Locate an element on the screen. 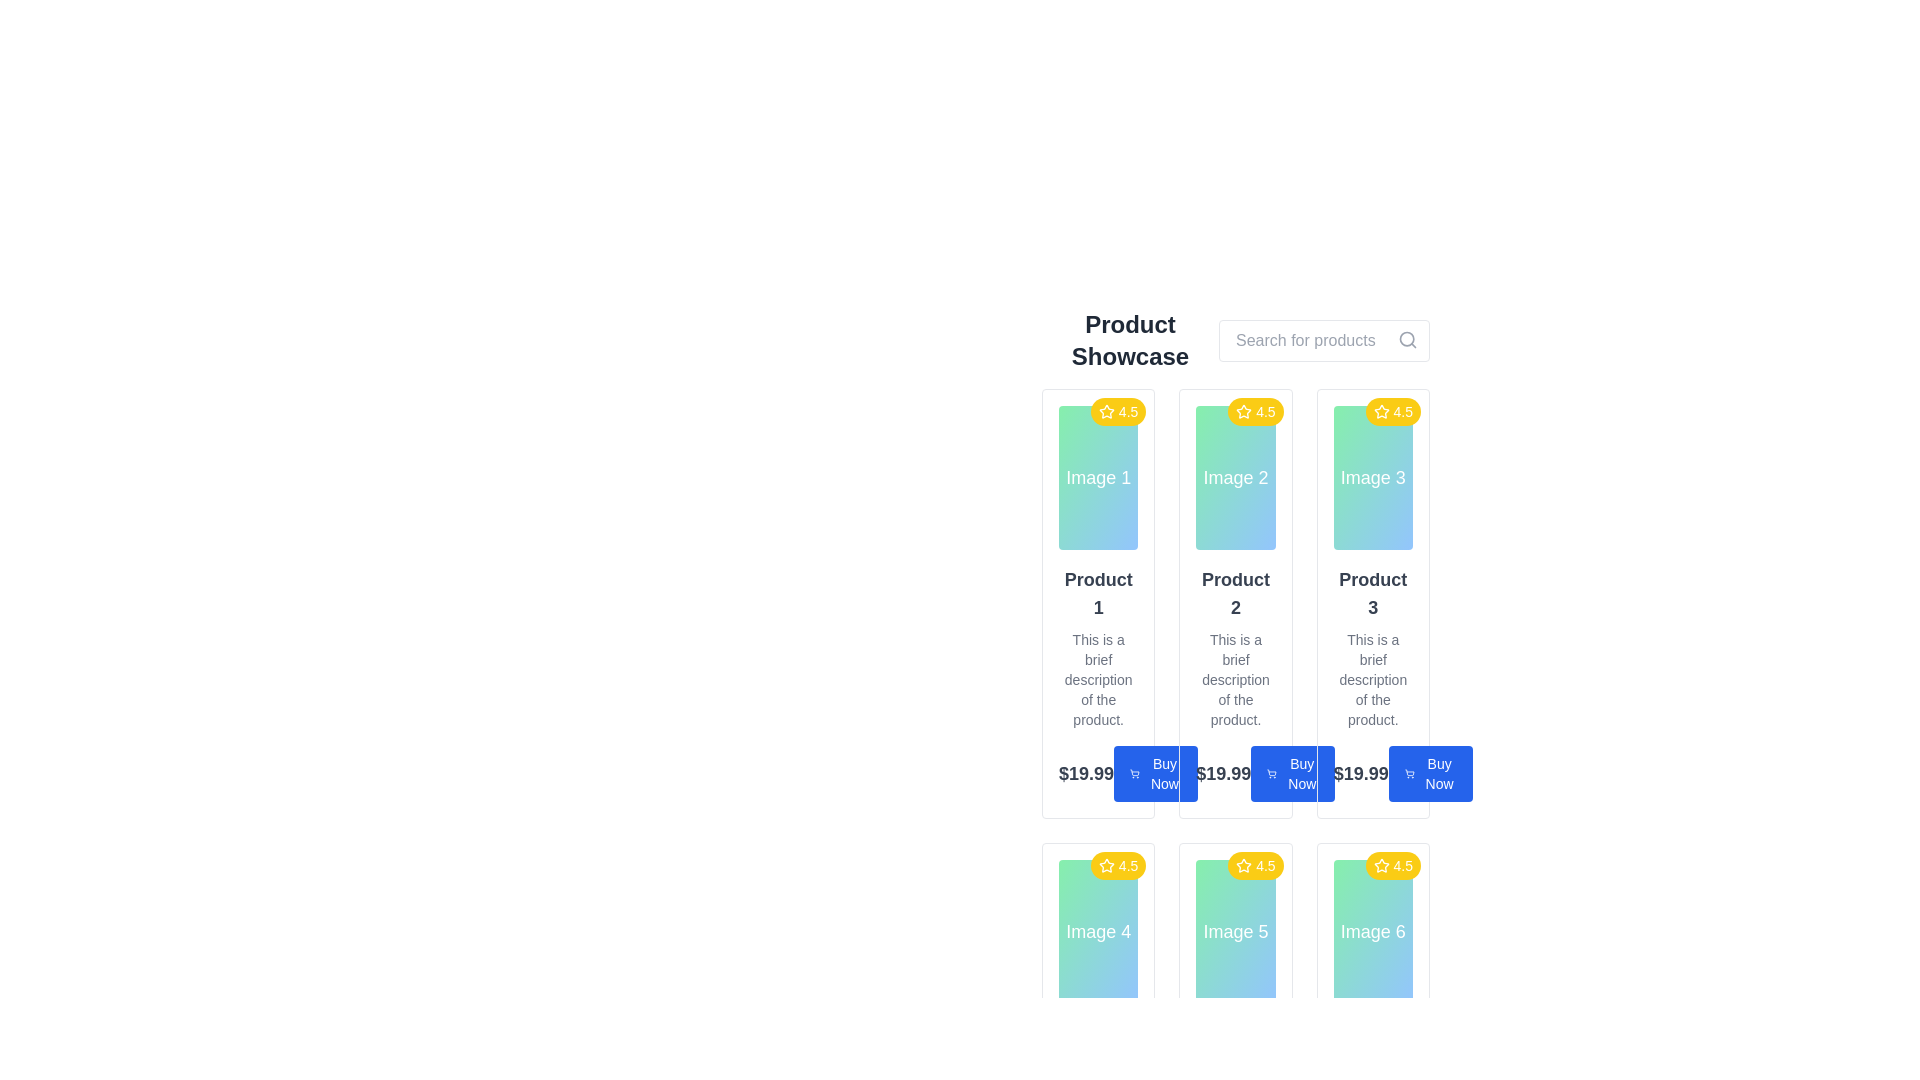  the rating value displayed by the icon located at the top-left corner of the product card for 'Image 5', which shows the text '4.5' is located at coordinates (1243, 864).